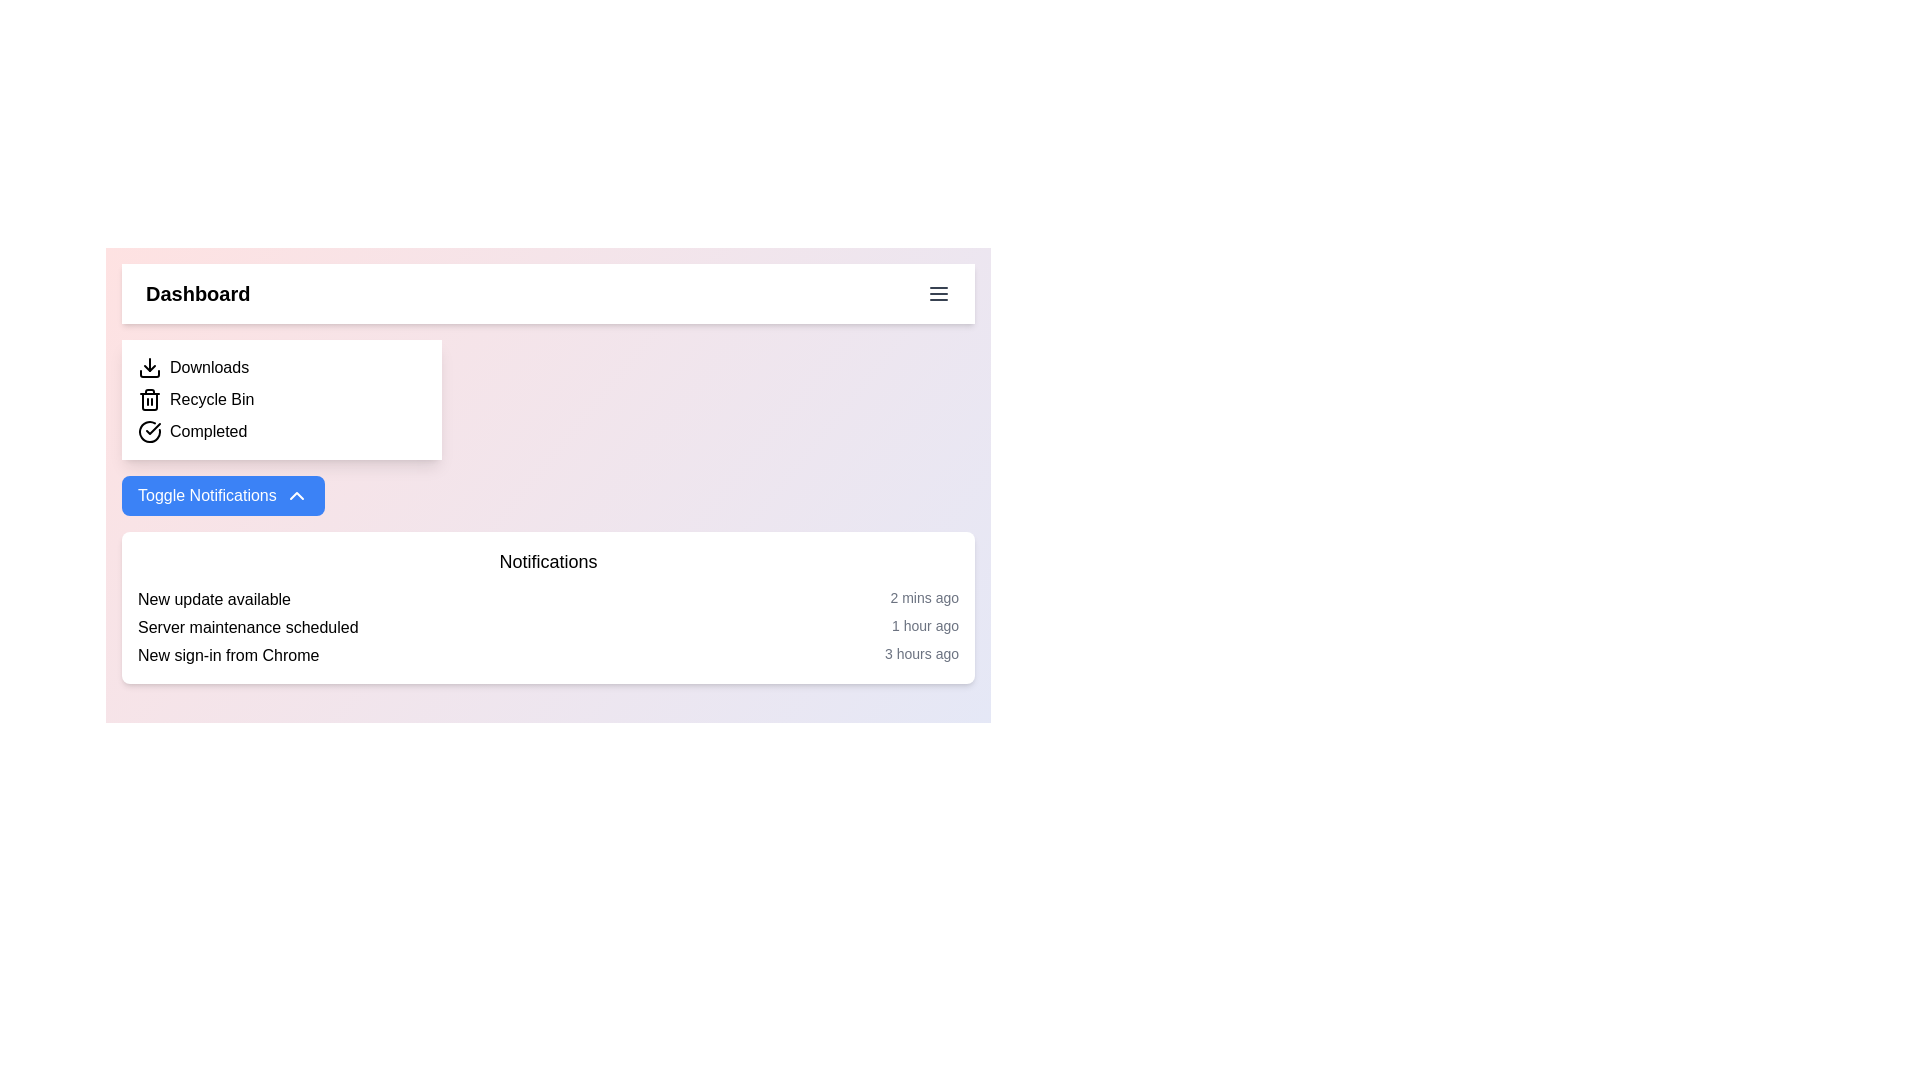 This screenshot has height=1080, width=1920. Describe the element at coordinates (281, 400) in the screenshot. I see `the 'Recycle Bin' list item, which is the second item` at that location.